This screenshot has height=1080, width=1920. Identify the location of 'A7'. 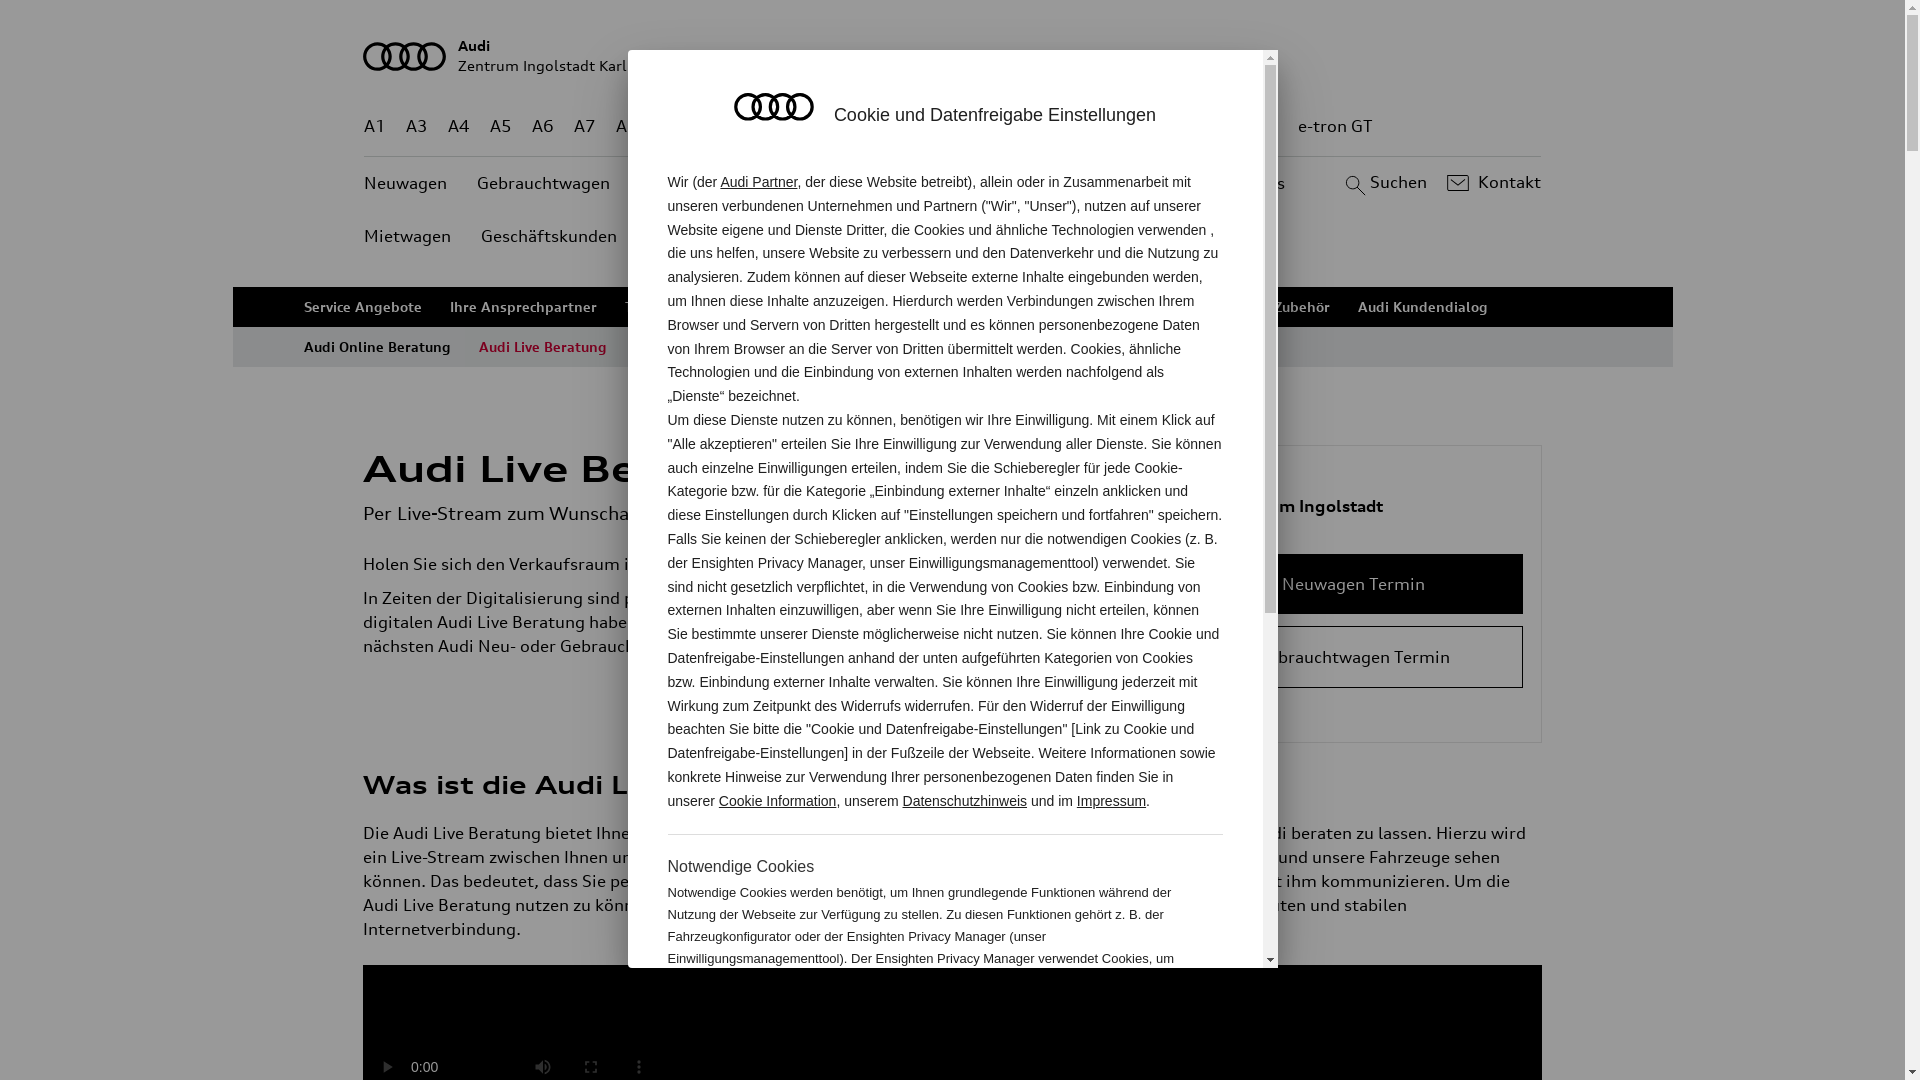
(584, 126).